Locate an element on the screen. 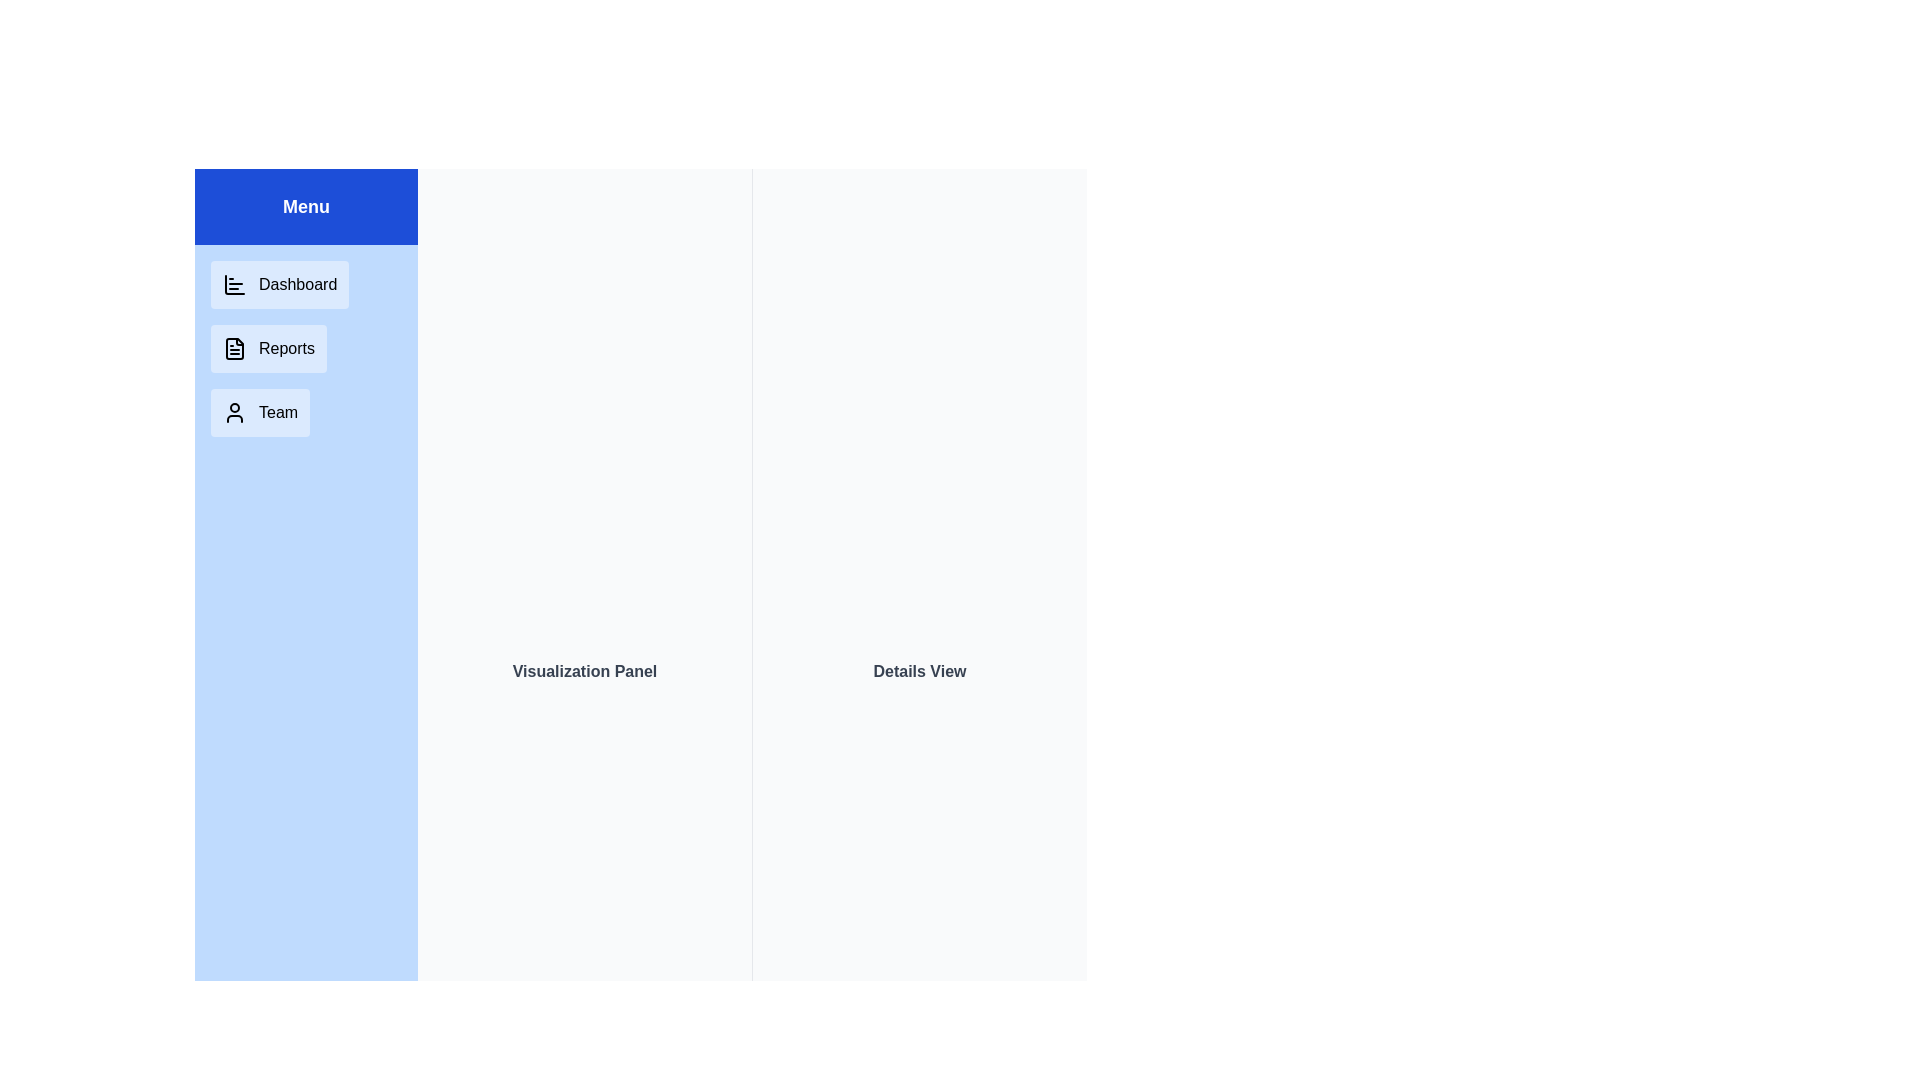  the 'Reports' button located in the left blue sidebar under the 'Menu' header is located at coordinates (267, 347).